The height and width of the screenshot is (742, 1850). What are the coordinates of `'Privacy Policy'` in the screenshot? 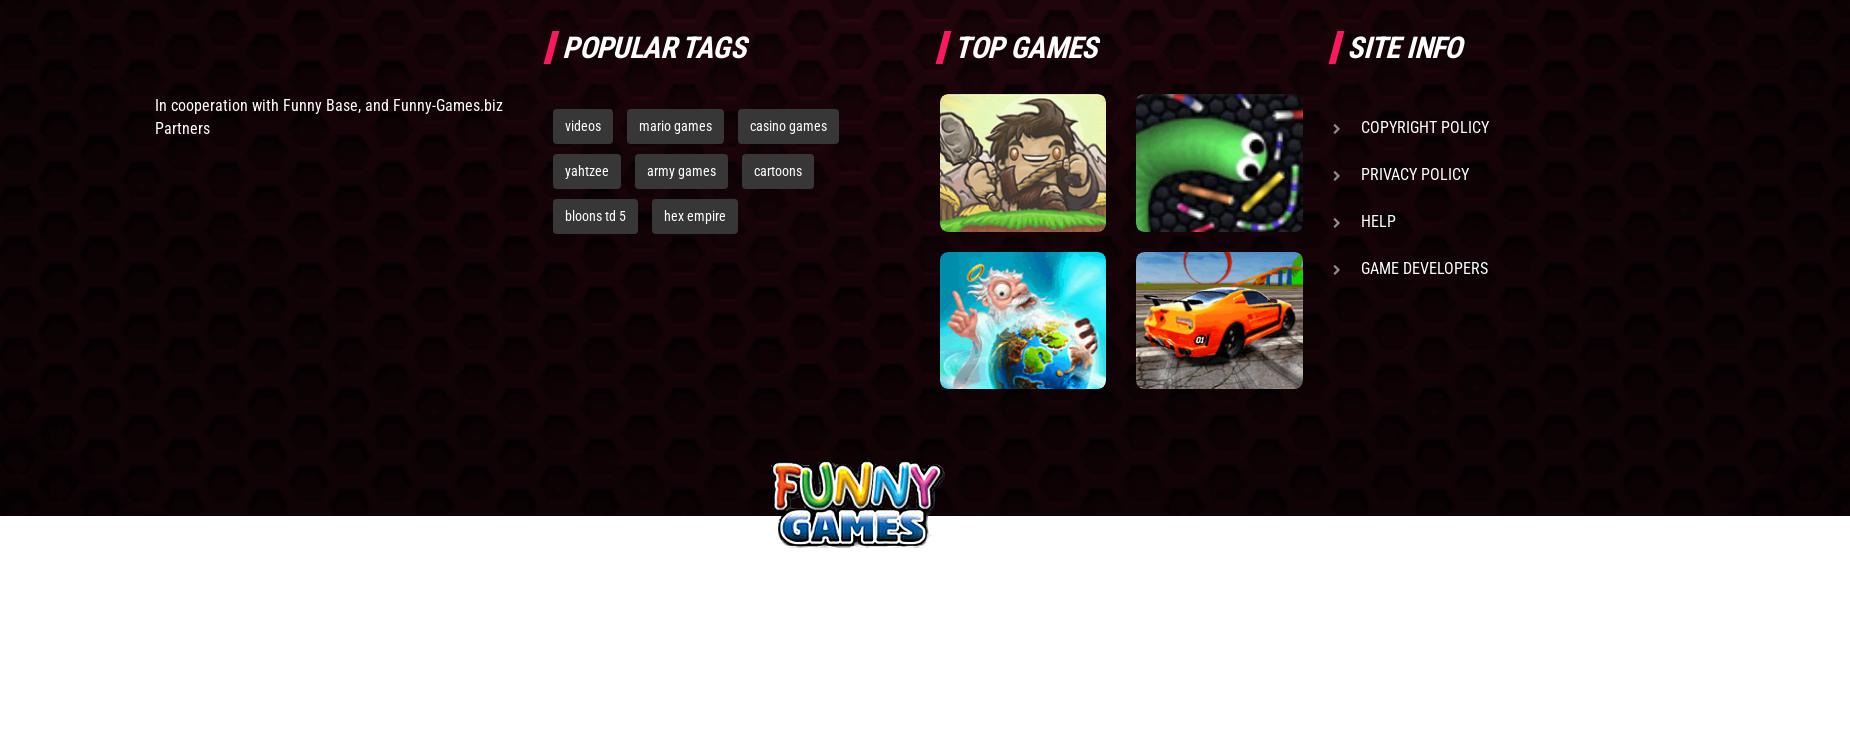 It's located at (1413, 173).